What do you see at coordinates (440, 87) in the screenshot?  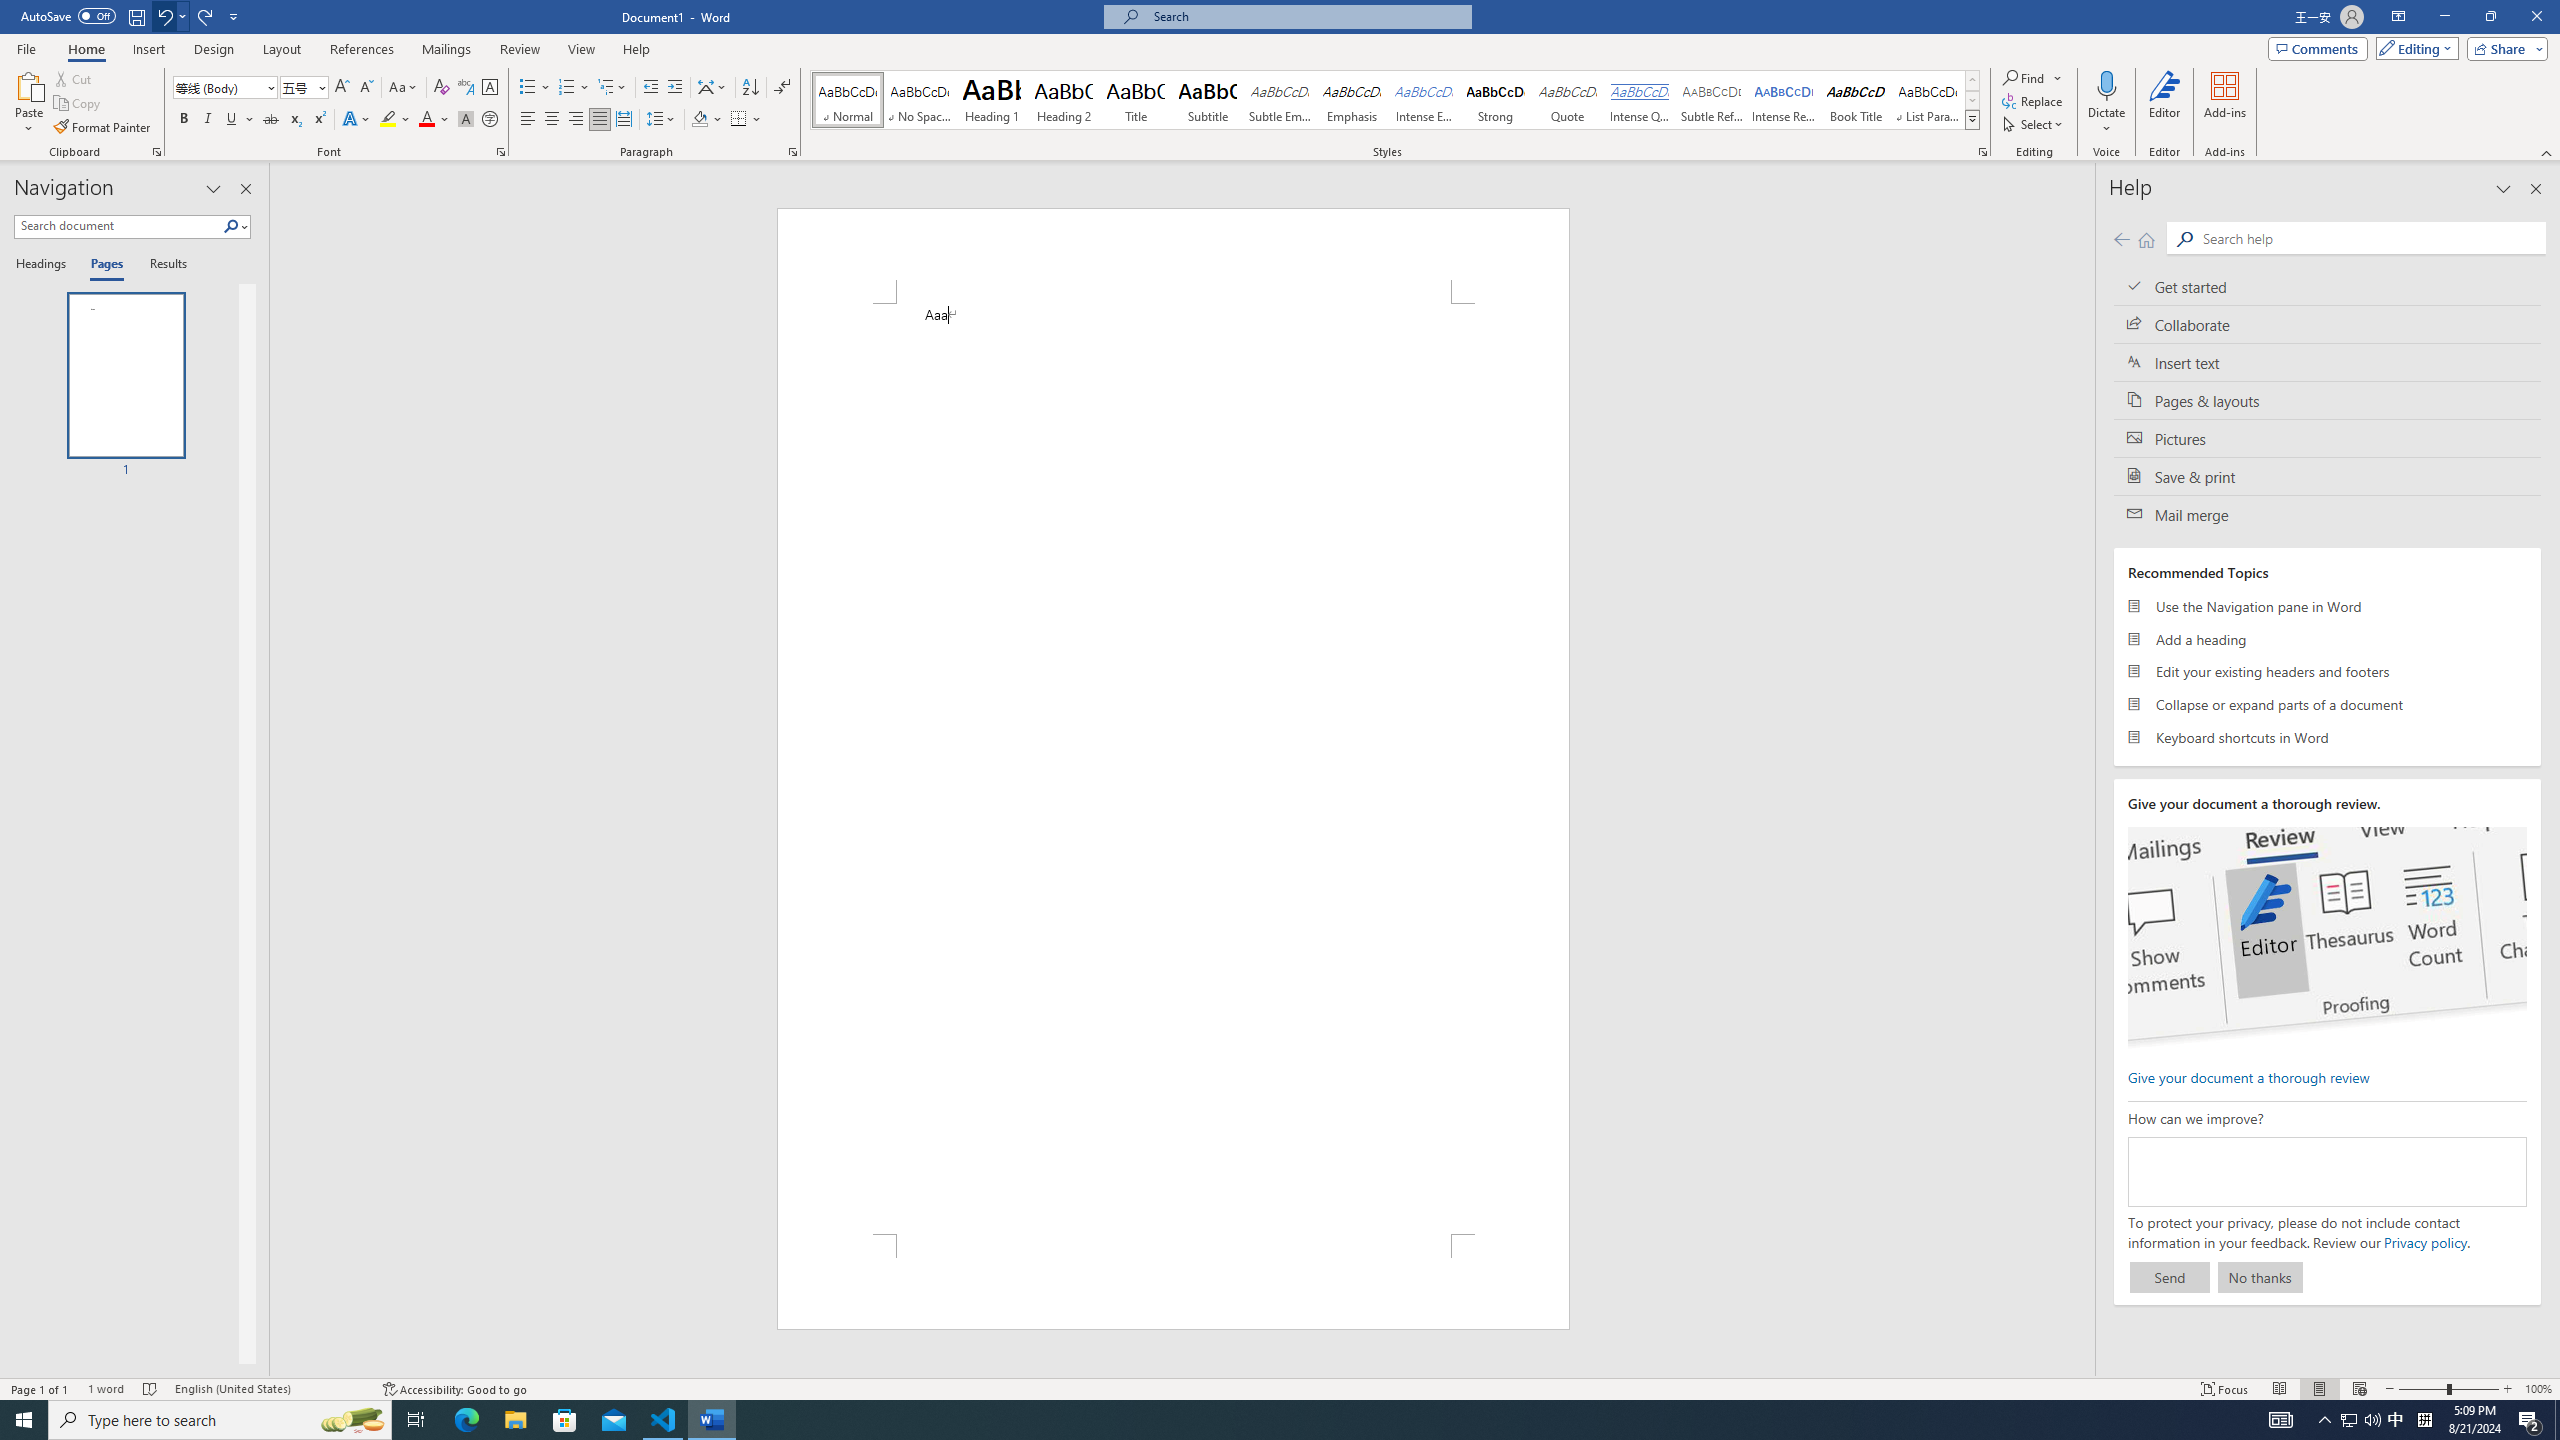 I see `'Clear Formatting'` at bounding box center [440, 87].